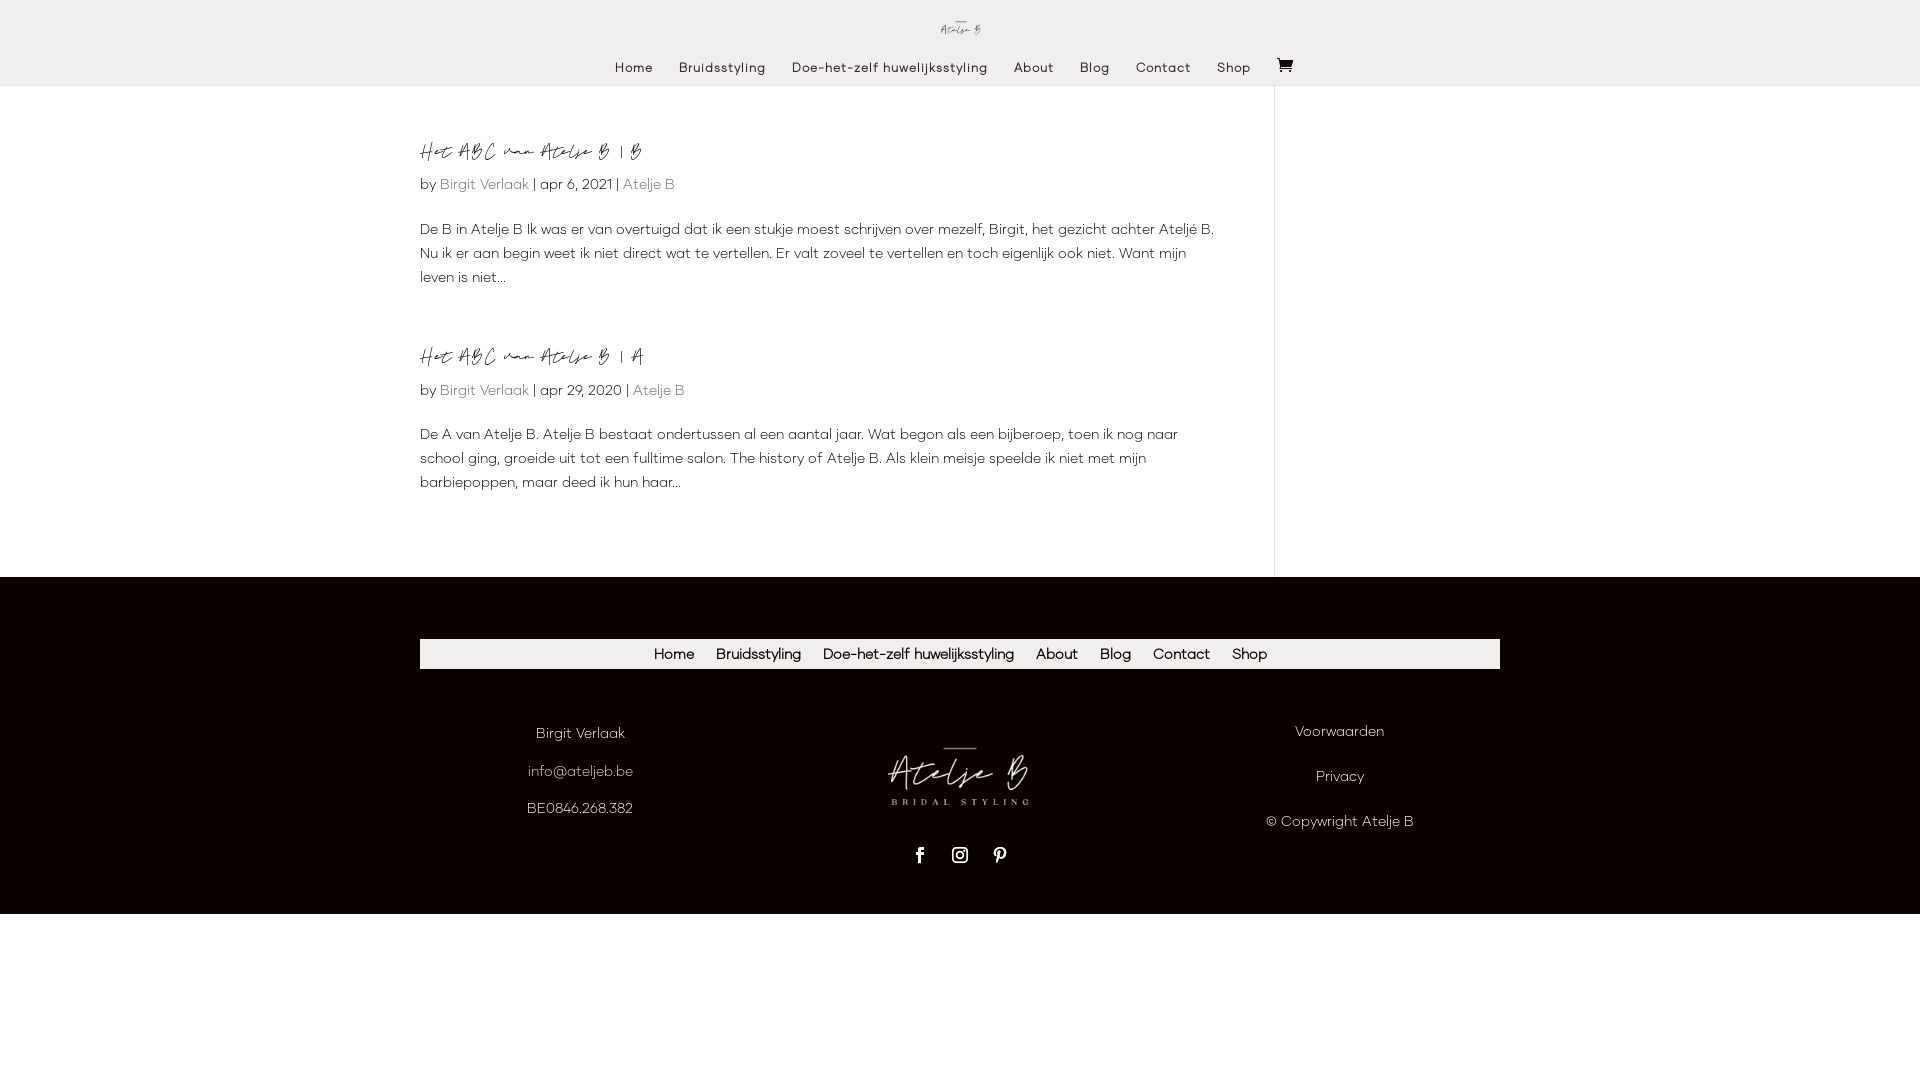 The width and height of the screenshot is (1920, 1080). What do you see at coordinates (1152, 658) in the screenshot?
I see `'Contact'` at bounding box center [1152, 658].